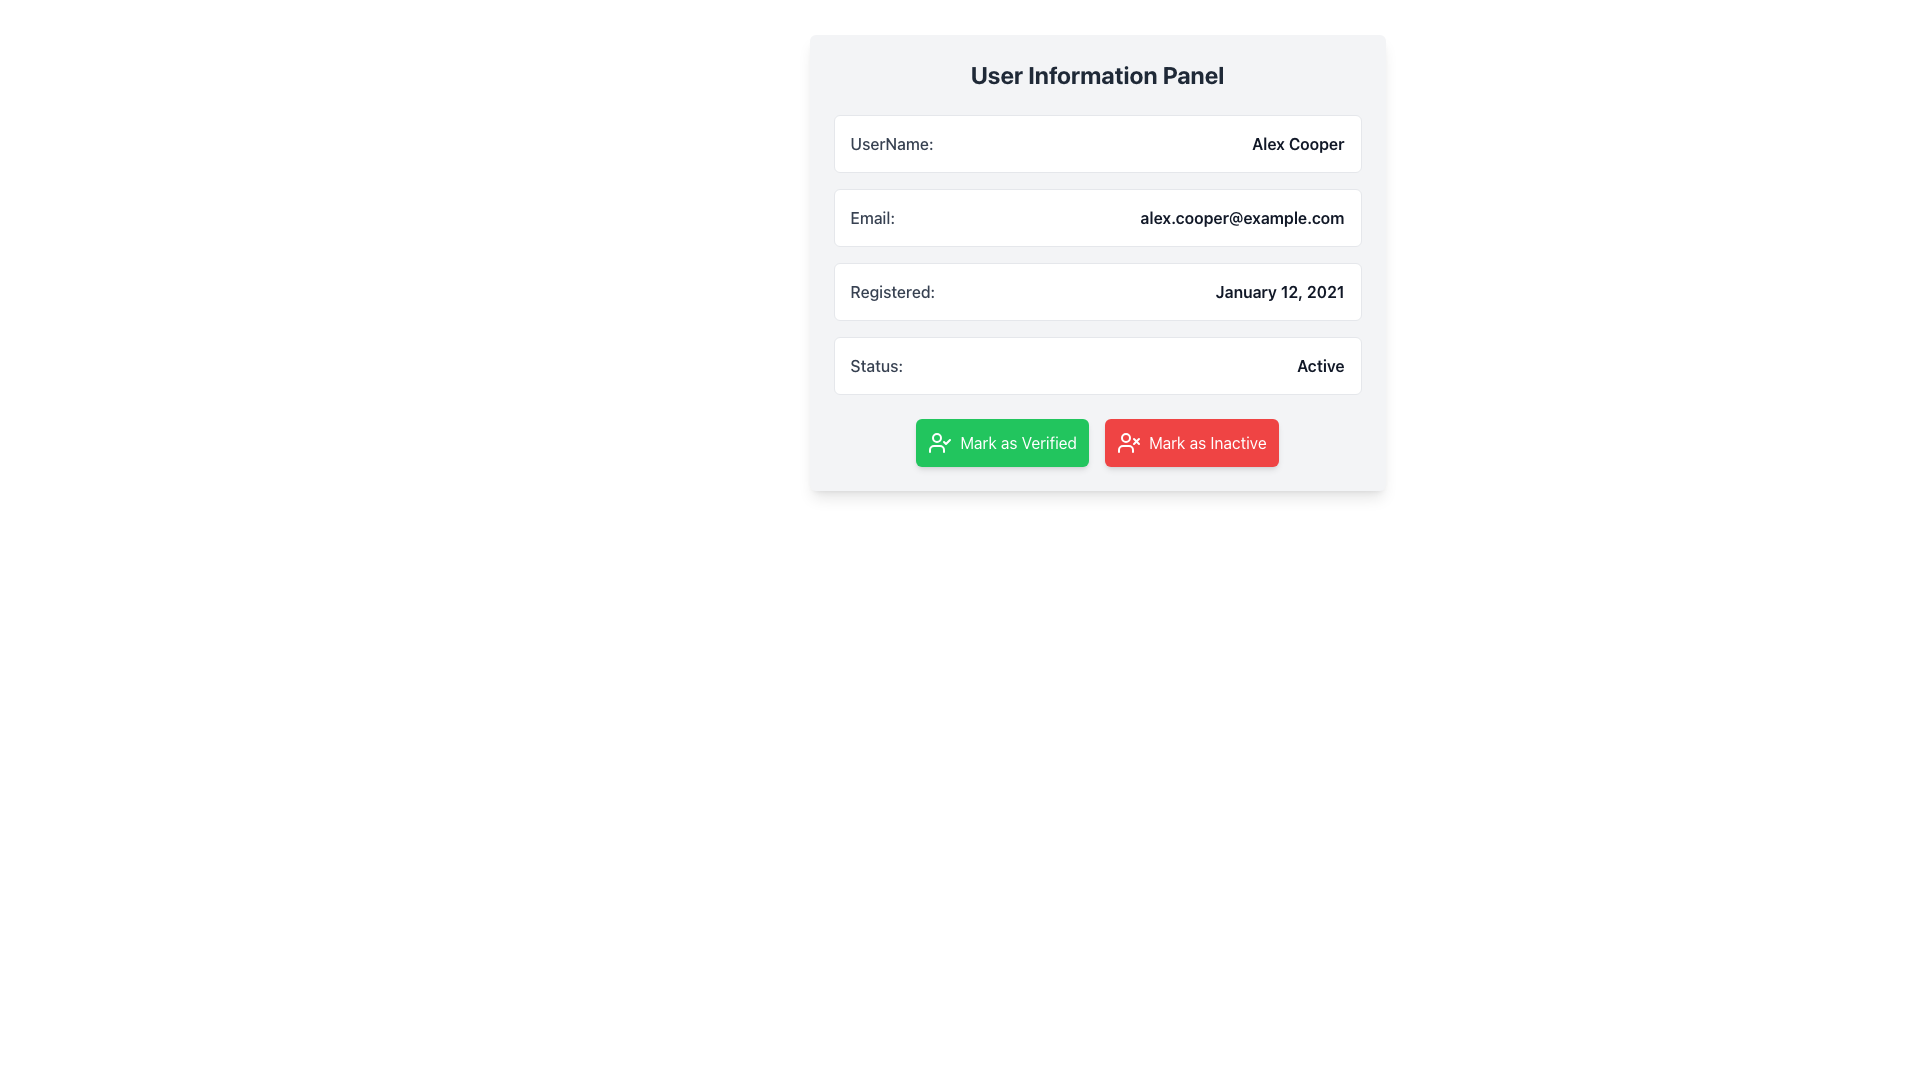 The image size is (1920, 1080). I want to click on the text label 'Email:' which is styled with gray color and medium font weight, positioned on the left side of the email address in the user information panel, so click(872, 218).